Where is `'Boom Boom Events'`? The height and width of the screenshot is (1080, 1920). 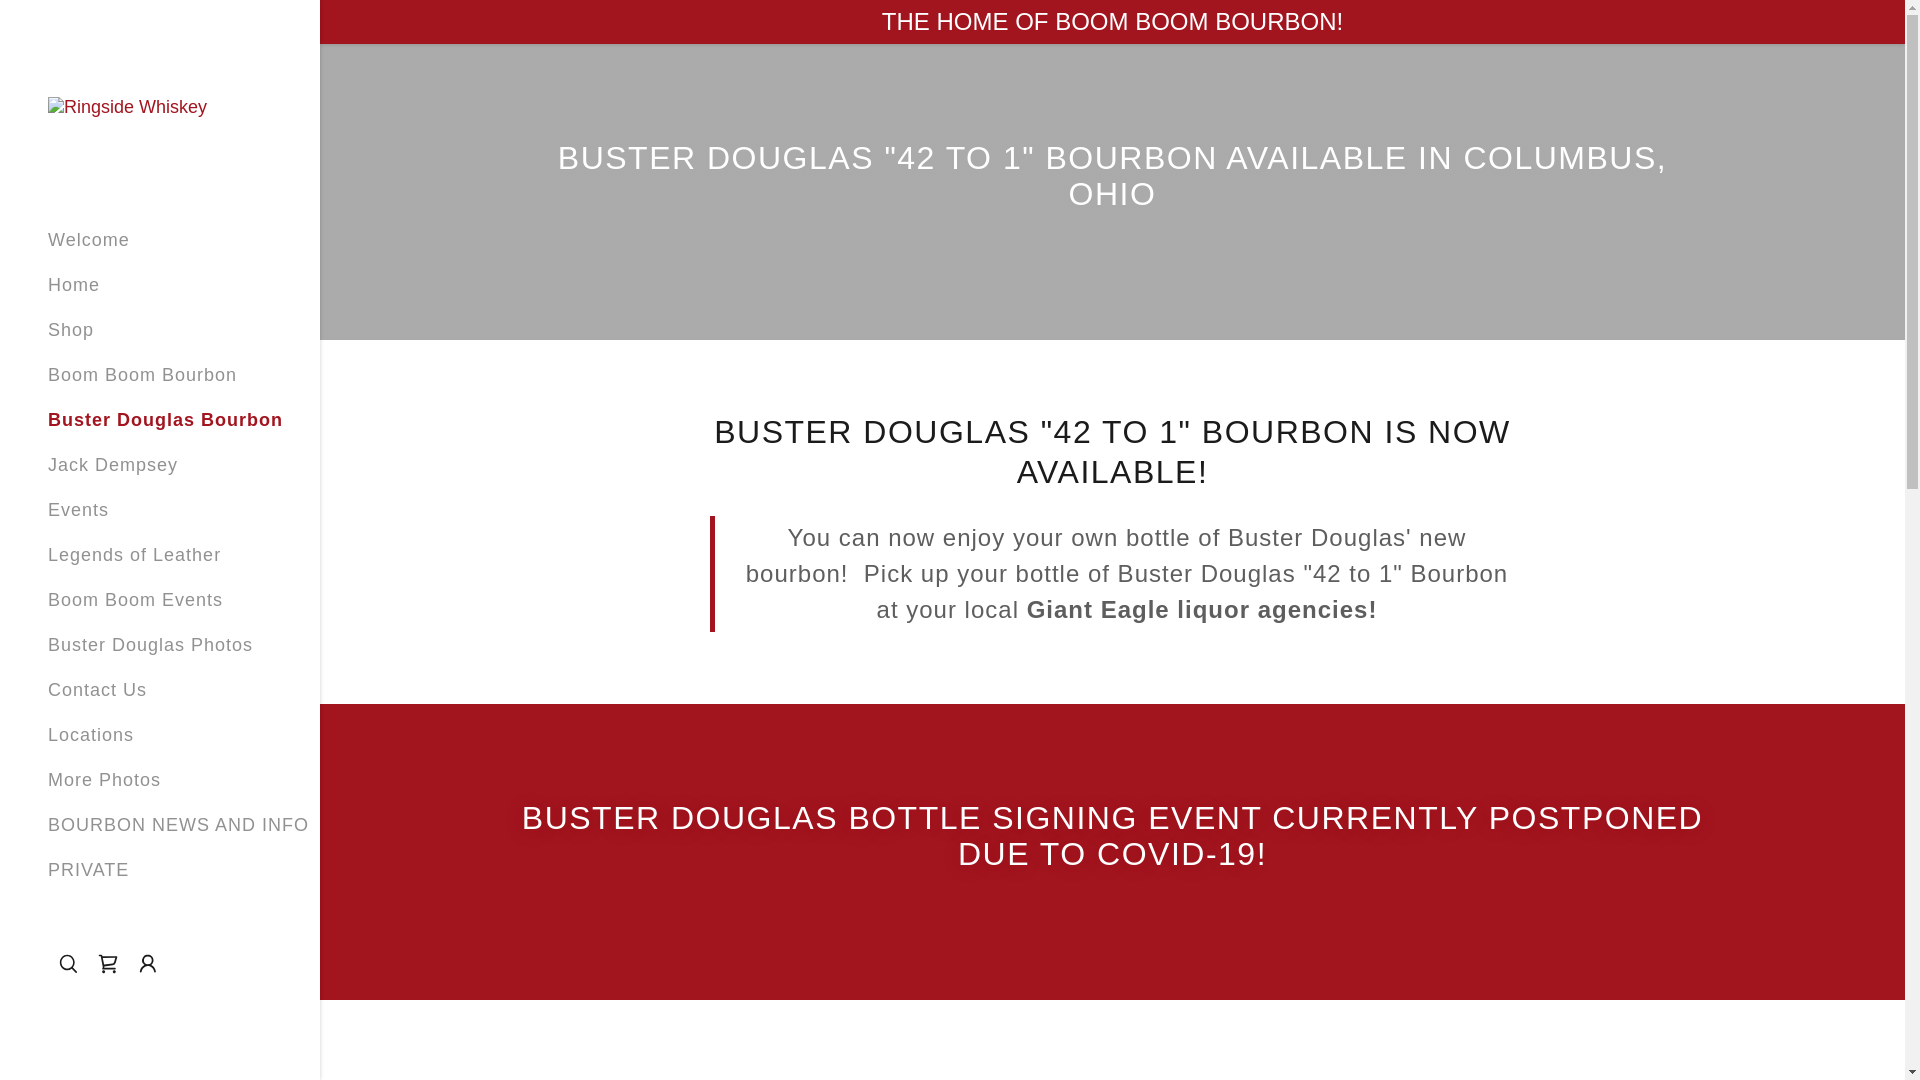
'Boom Boom Events' is located at coordinates (48, 599).